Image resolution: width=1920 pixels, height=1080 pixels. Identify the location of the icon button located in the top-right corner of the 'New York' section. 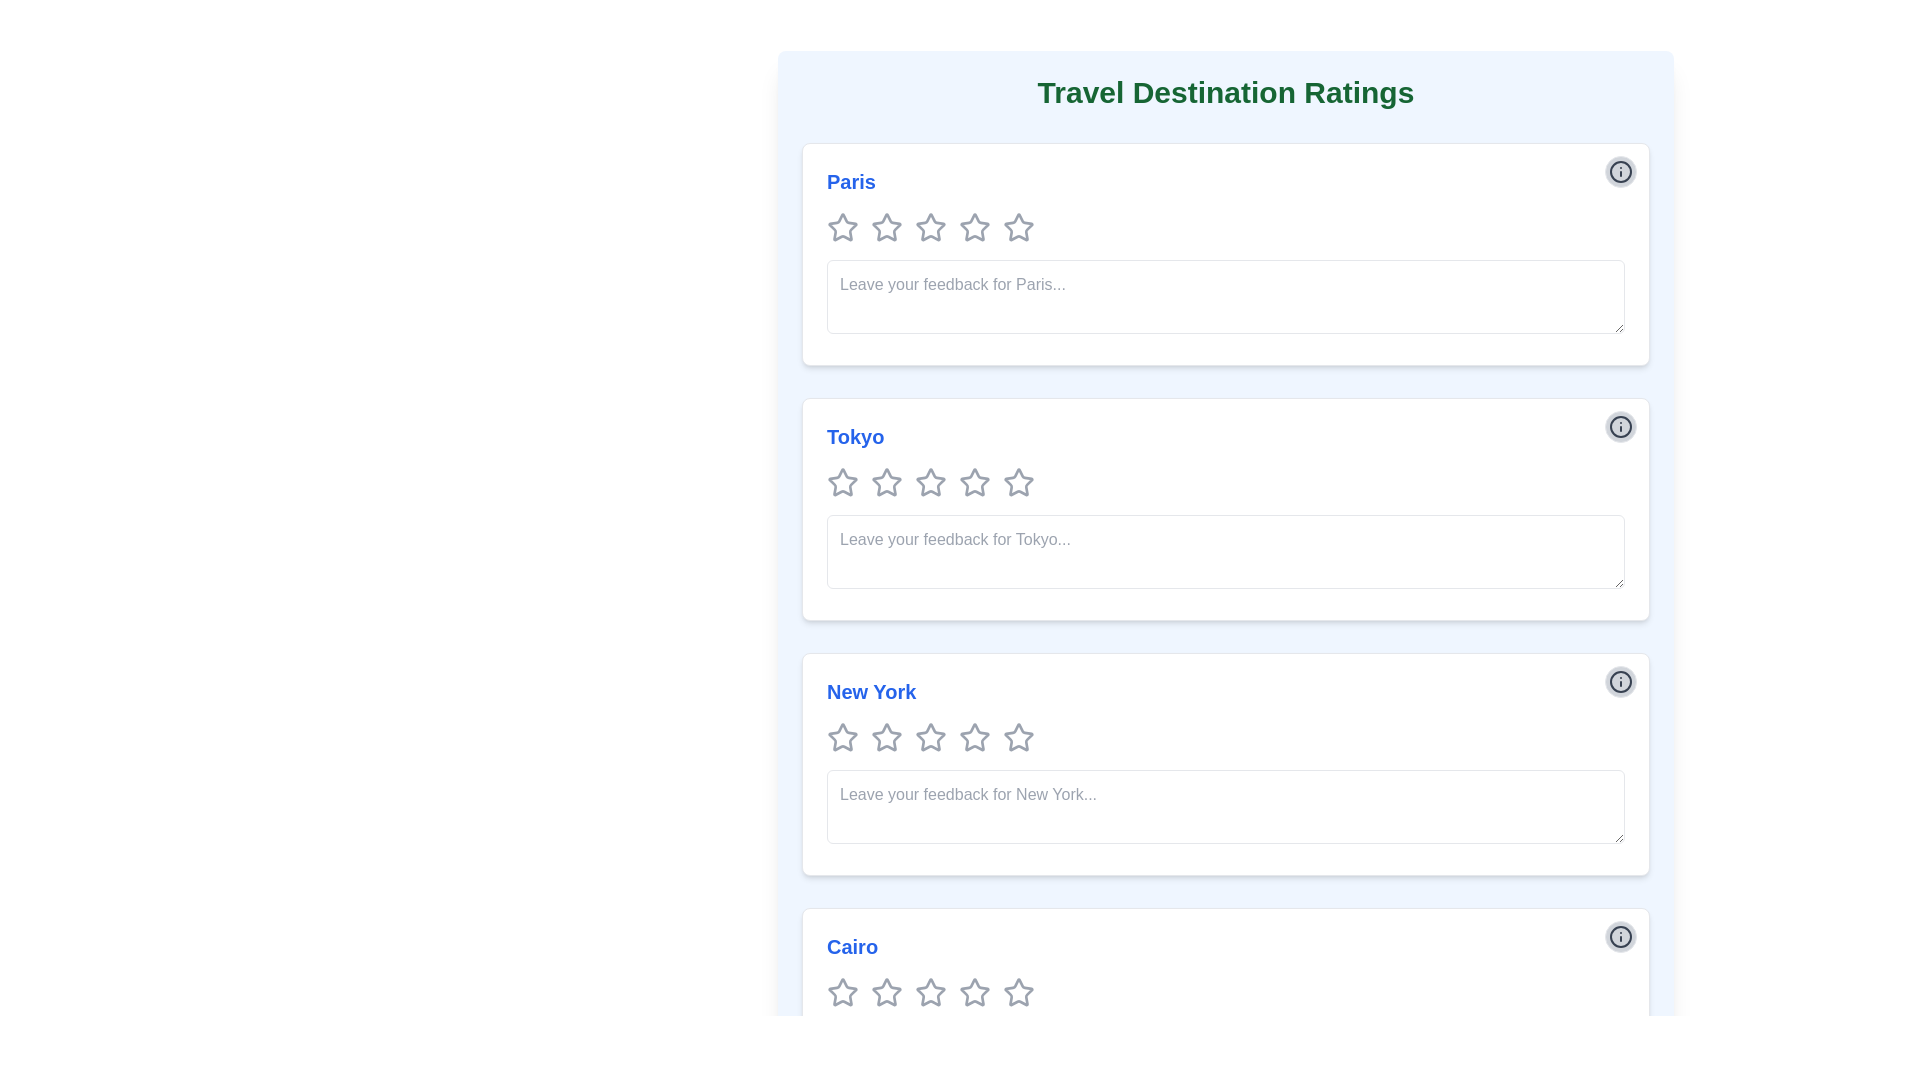
(1621, 681).